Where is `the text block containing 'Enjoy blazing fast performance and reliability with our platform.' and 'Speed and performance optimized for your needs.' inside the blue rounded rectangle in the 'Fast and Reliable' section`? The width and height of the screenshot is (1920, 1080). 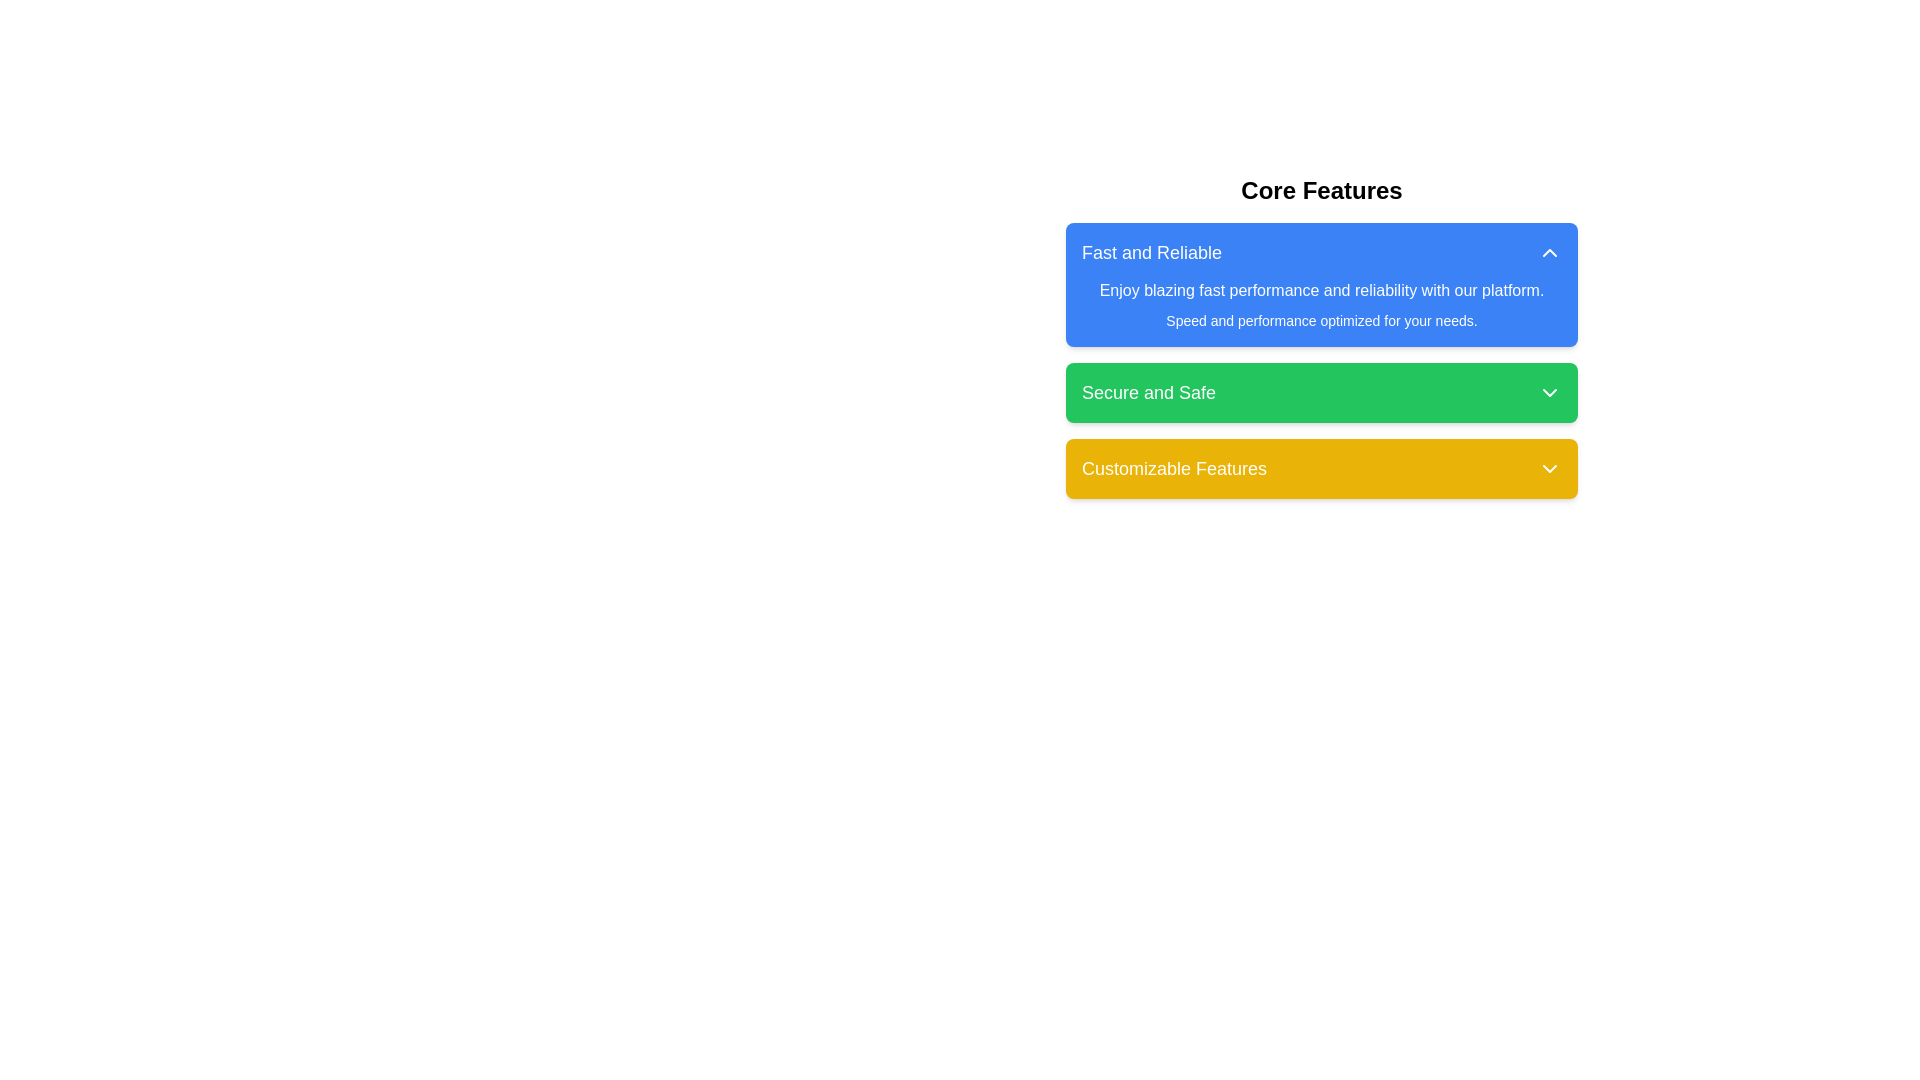
the text block containing 'Enjoy blazing fast performance and reliability with our platform.' and 'Speed and performance optimized for your needs.' inside the blue rounded rectangle in the 'Fast and Reliable' section is located at coordinates (1321, 304).